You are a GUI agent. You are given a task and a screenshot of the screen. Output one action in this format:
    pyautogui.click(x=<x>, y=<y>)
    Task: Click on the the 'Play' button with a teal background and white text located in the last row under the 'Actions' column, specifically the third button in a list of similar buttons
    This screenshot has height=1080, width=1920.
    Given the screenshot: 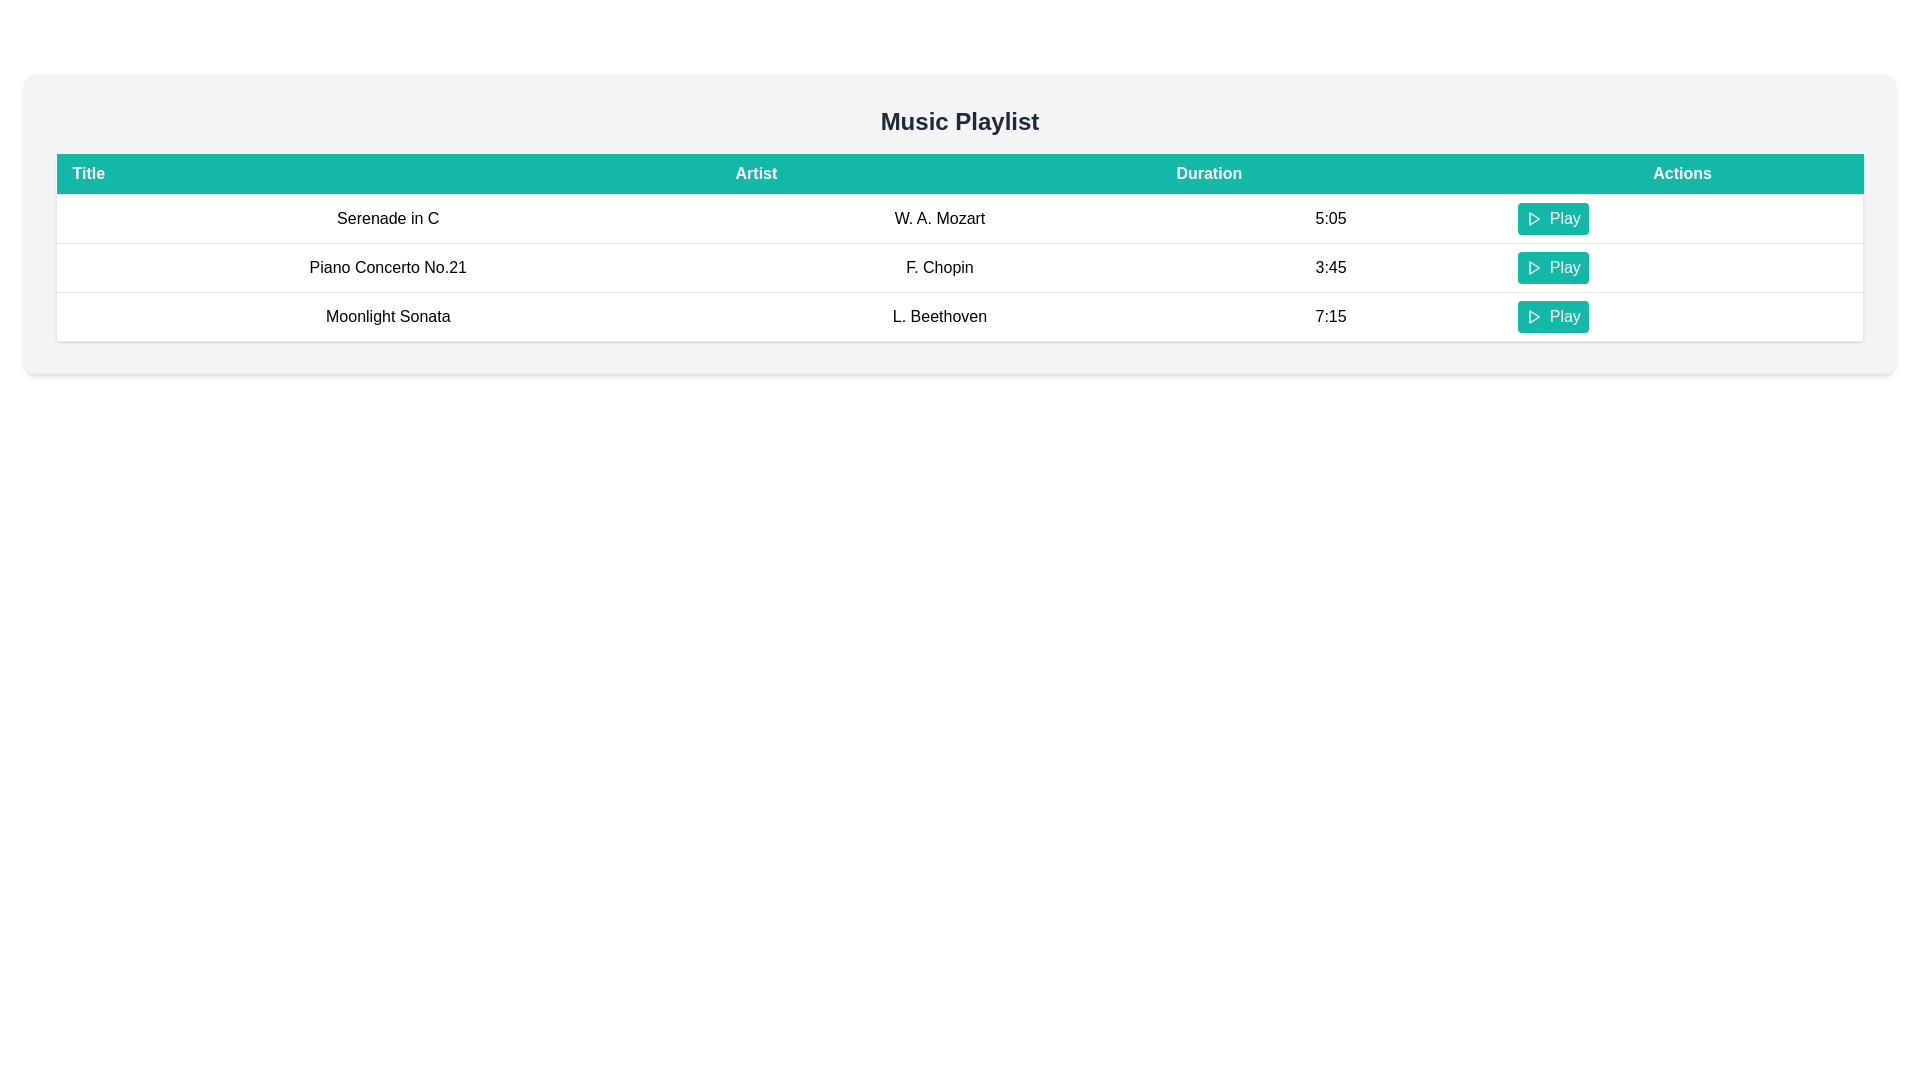 What is the action you would take?
    pyautogui.click(x=1552, y=315)
    